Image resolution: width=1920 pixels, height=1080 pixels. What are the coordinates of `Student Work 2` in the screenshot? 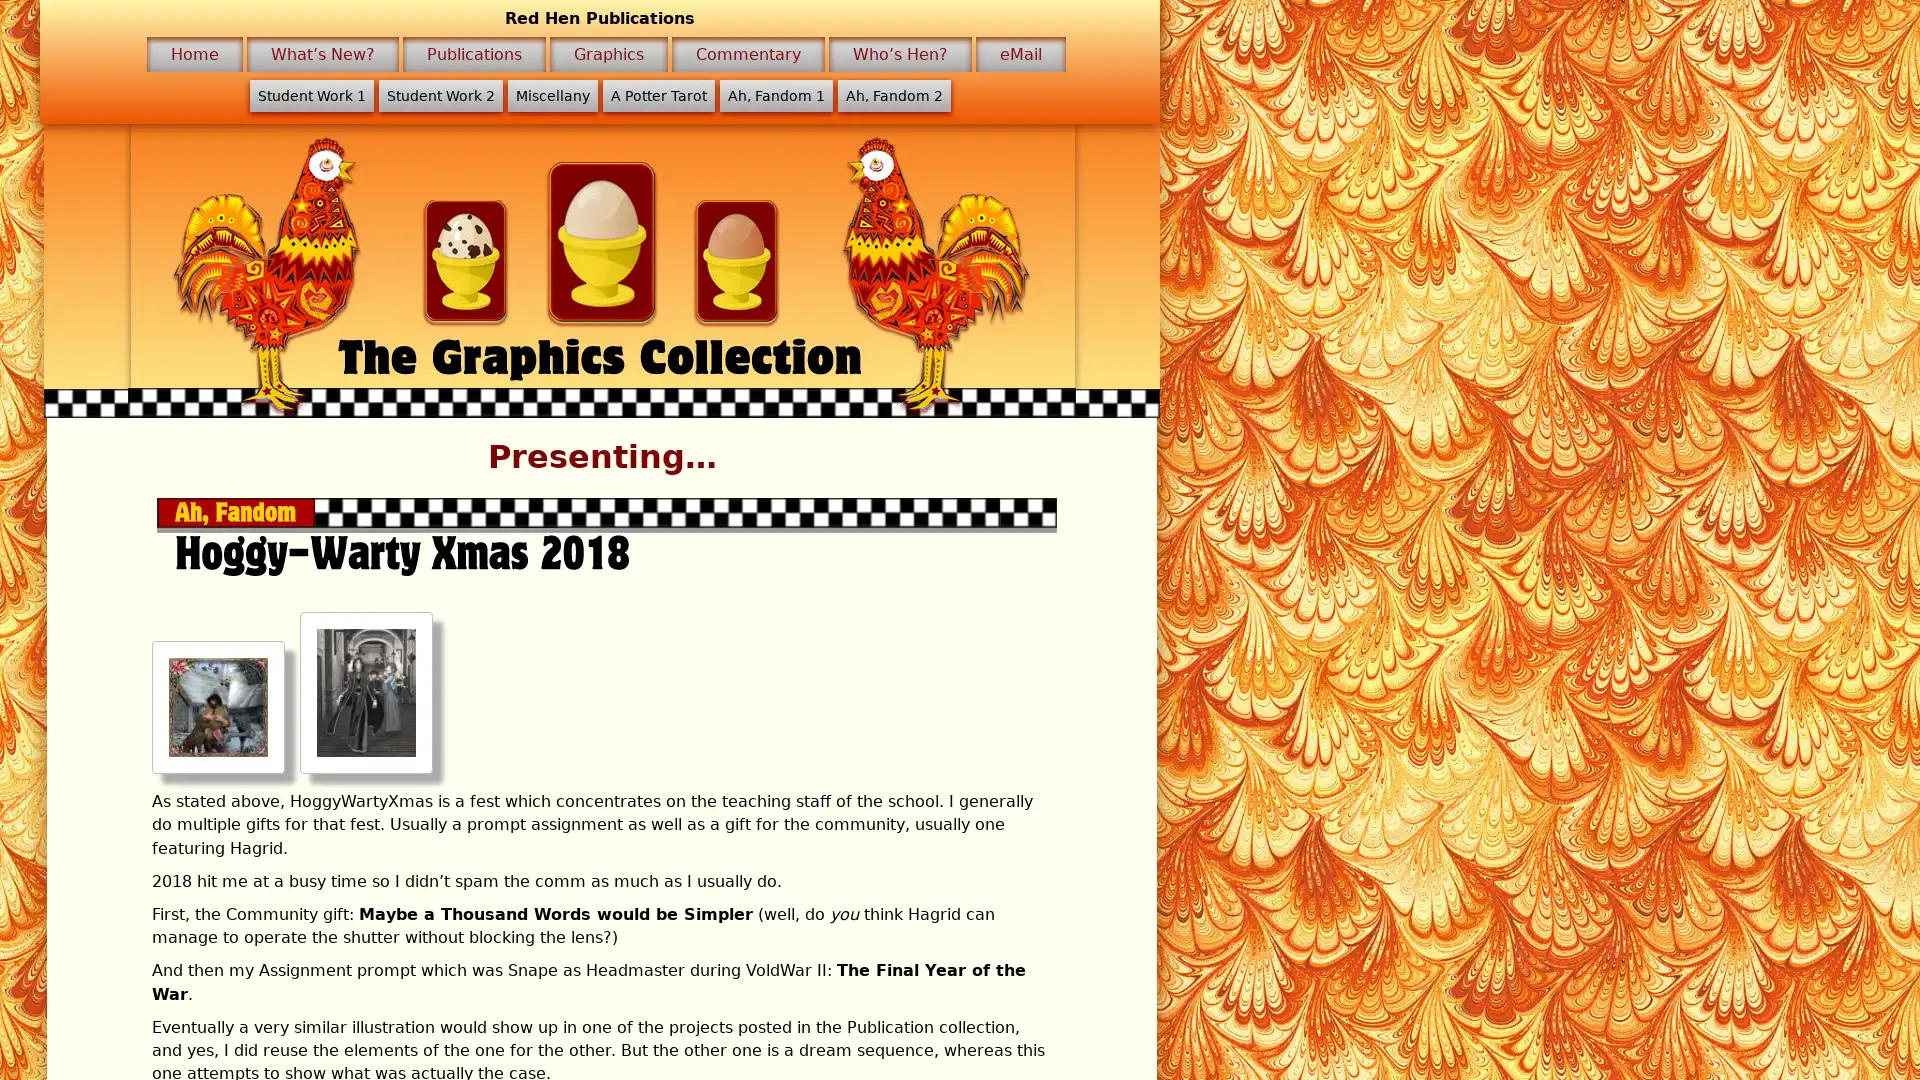 It's located at (439, 96).